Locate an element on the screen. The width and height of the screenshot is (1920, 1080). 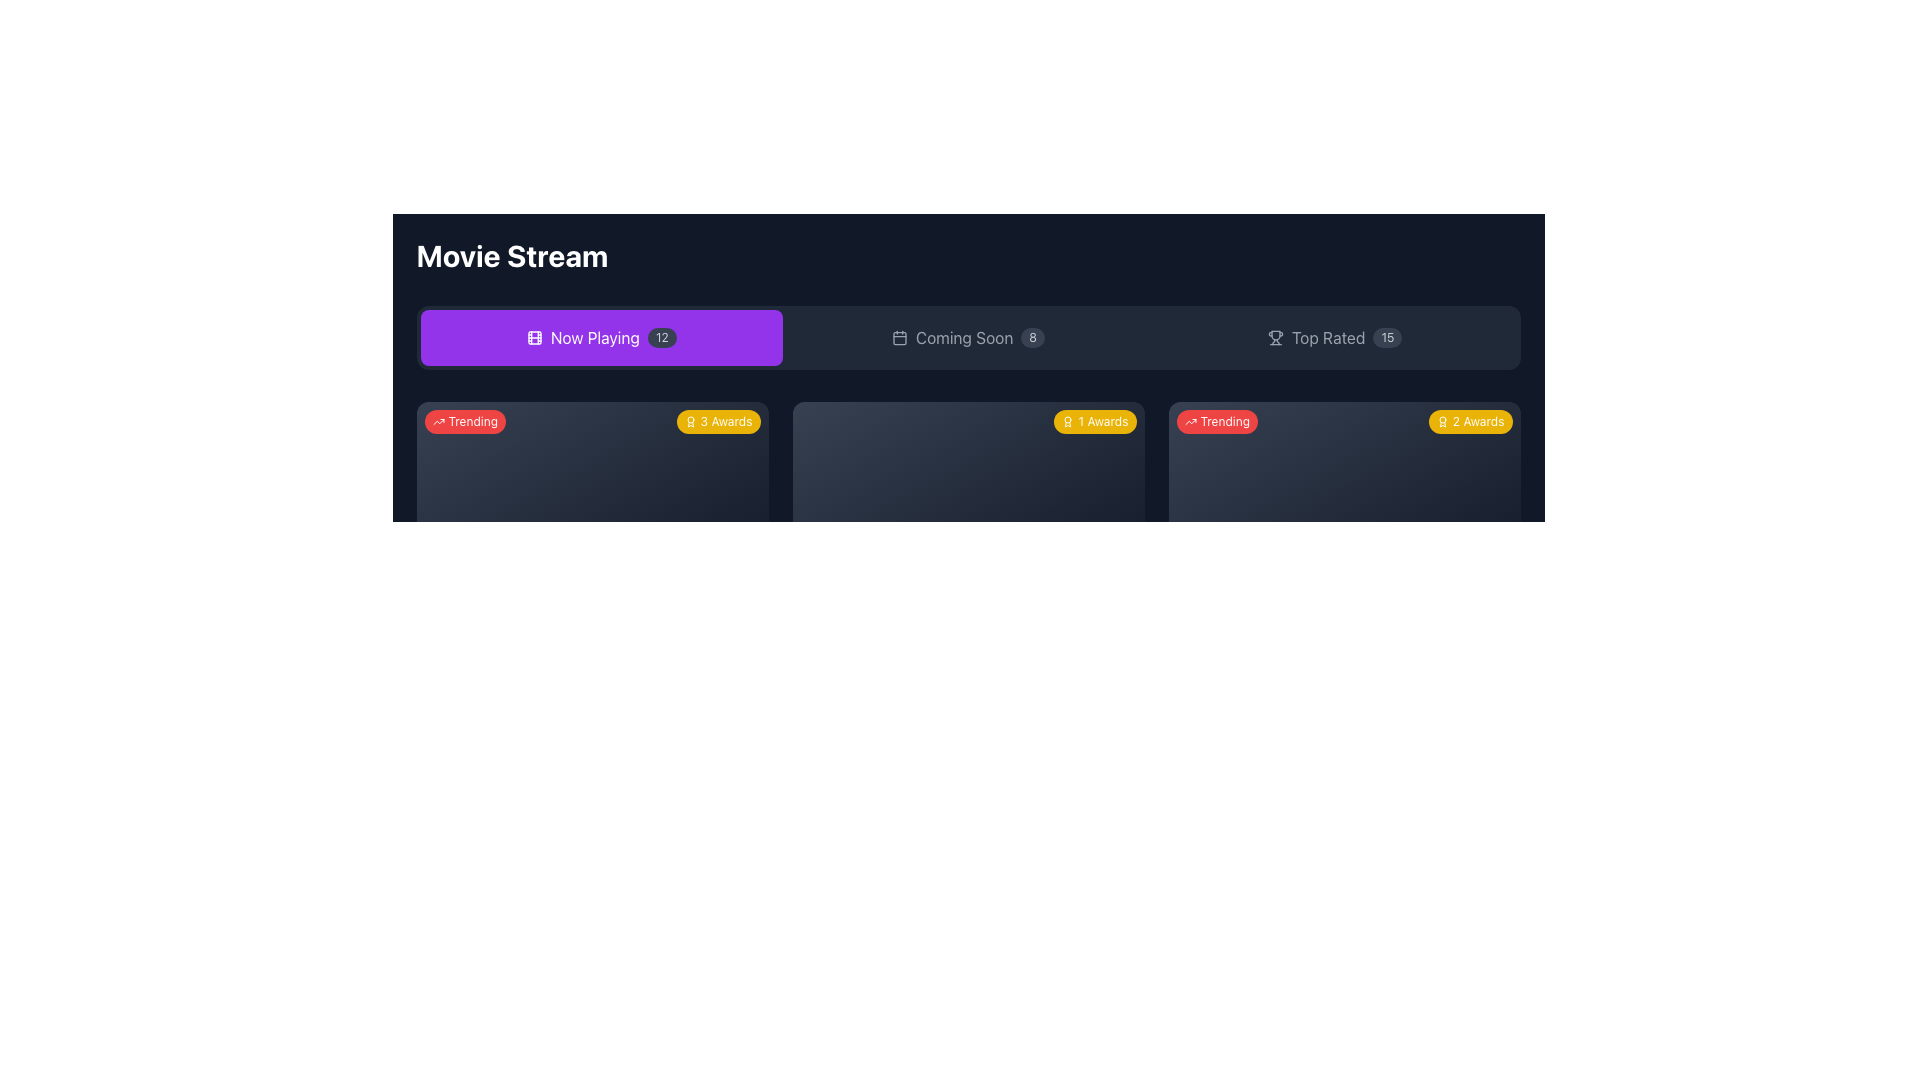
the filmstrip icon located on the left side of the 'Now Playing' button in the top navigation section of the interface is located at coordinates (534, 337).